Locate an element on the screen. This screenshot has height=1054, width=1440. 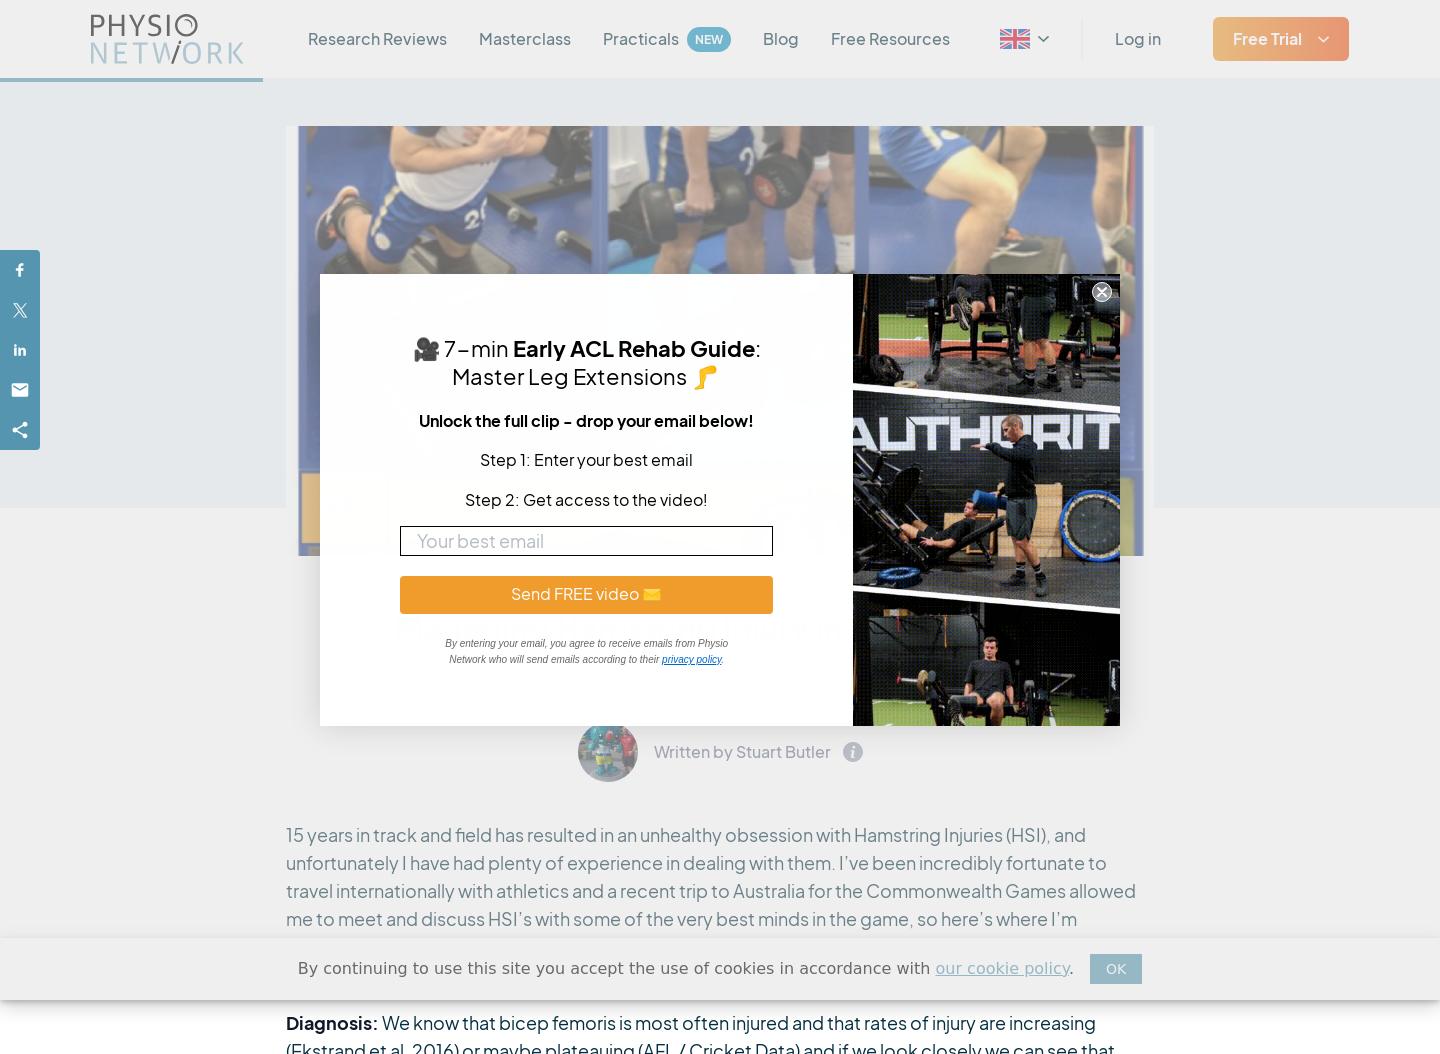
'Written by Stuart Butler' is located at coordinates (740, 751).